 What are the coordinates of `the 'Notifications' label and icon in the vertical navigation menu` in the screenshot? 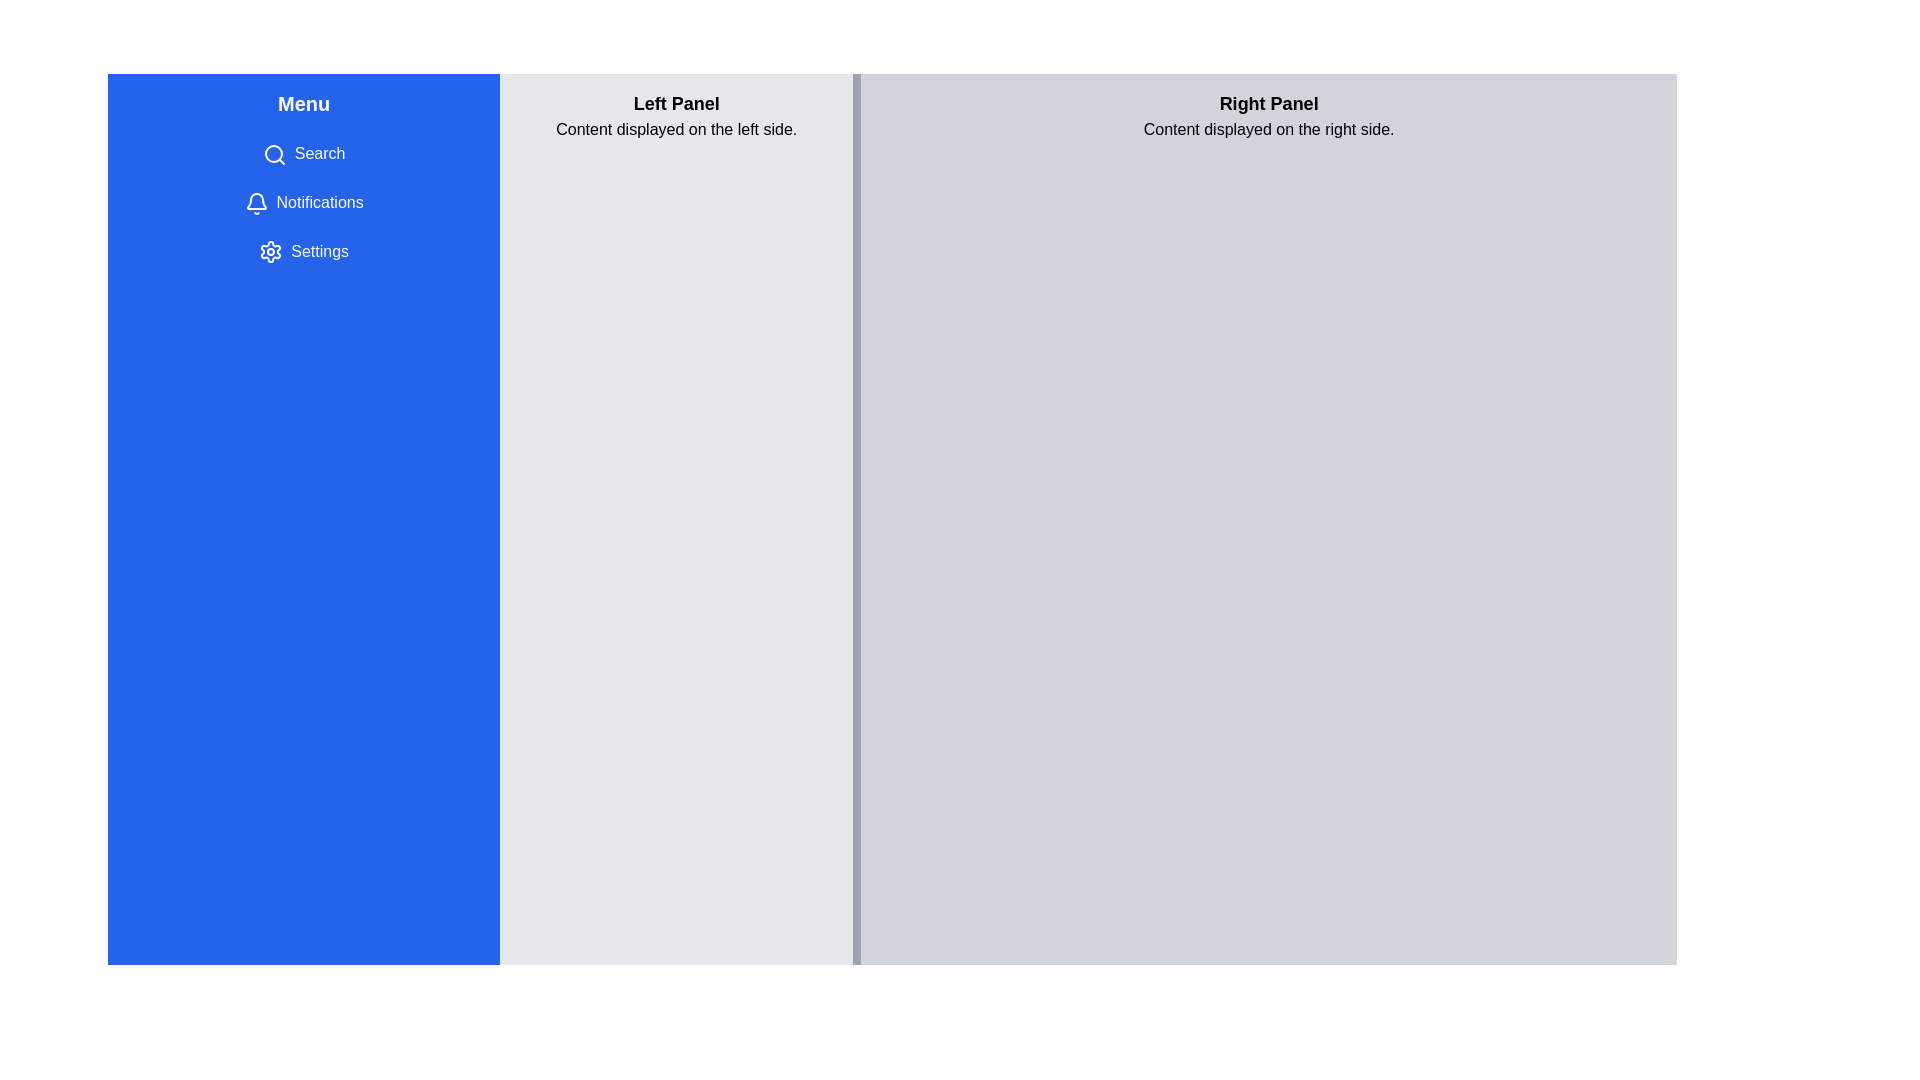 It's located at (303, 203).